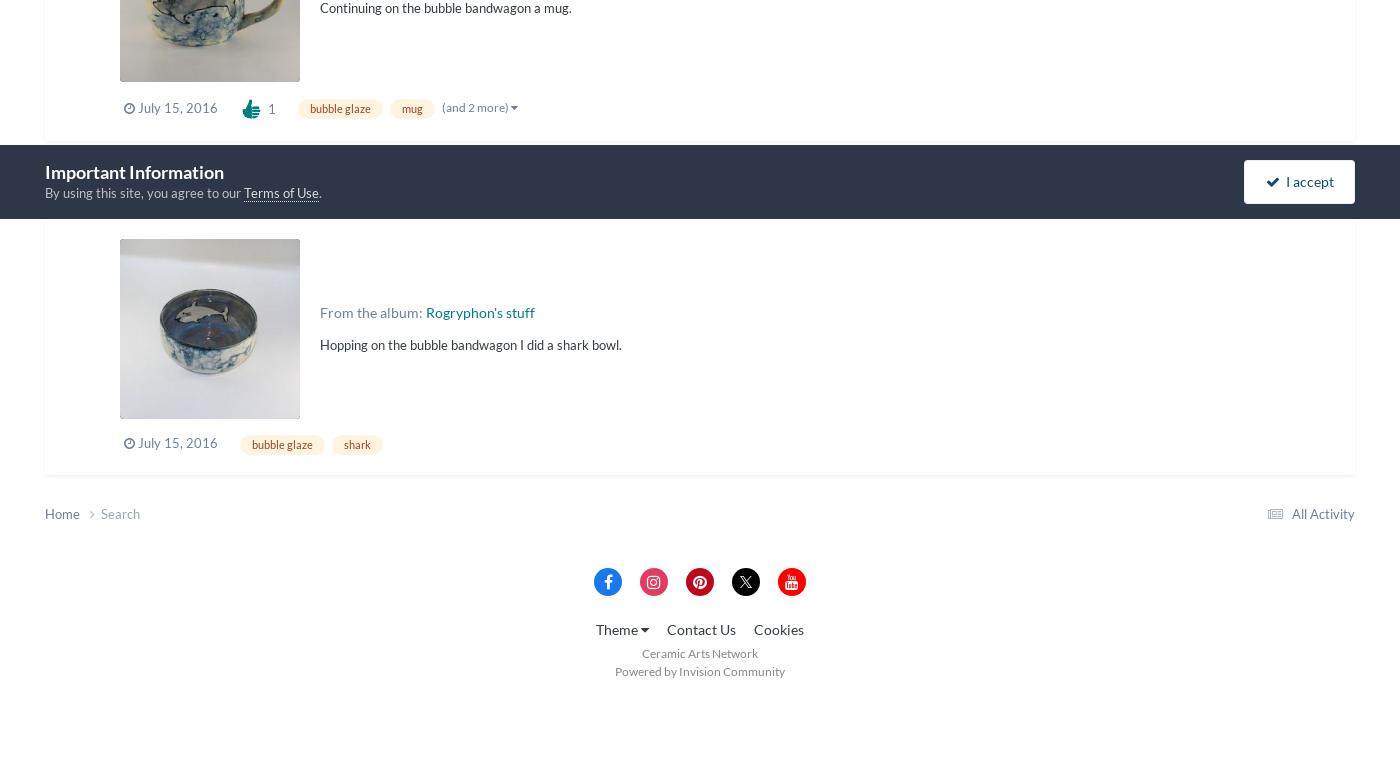 The height and width of the screenshot is (781, 1400). Describe the element at coordinates (320, 311) in the screenshot. I see `'From the album:'` at that location.